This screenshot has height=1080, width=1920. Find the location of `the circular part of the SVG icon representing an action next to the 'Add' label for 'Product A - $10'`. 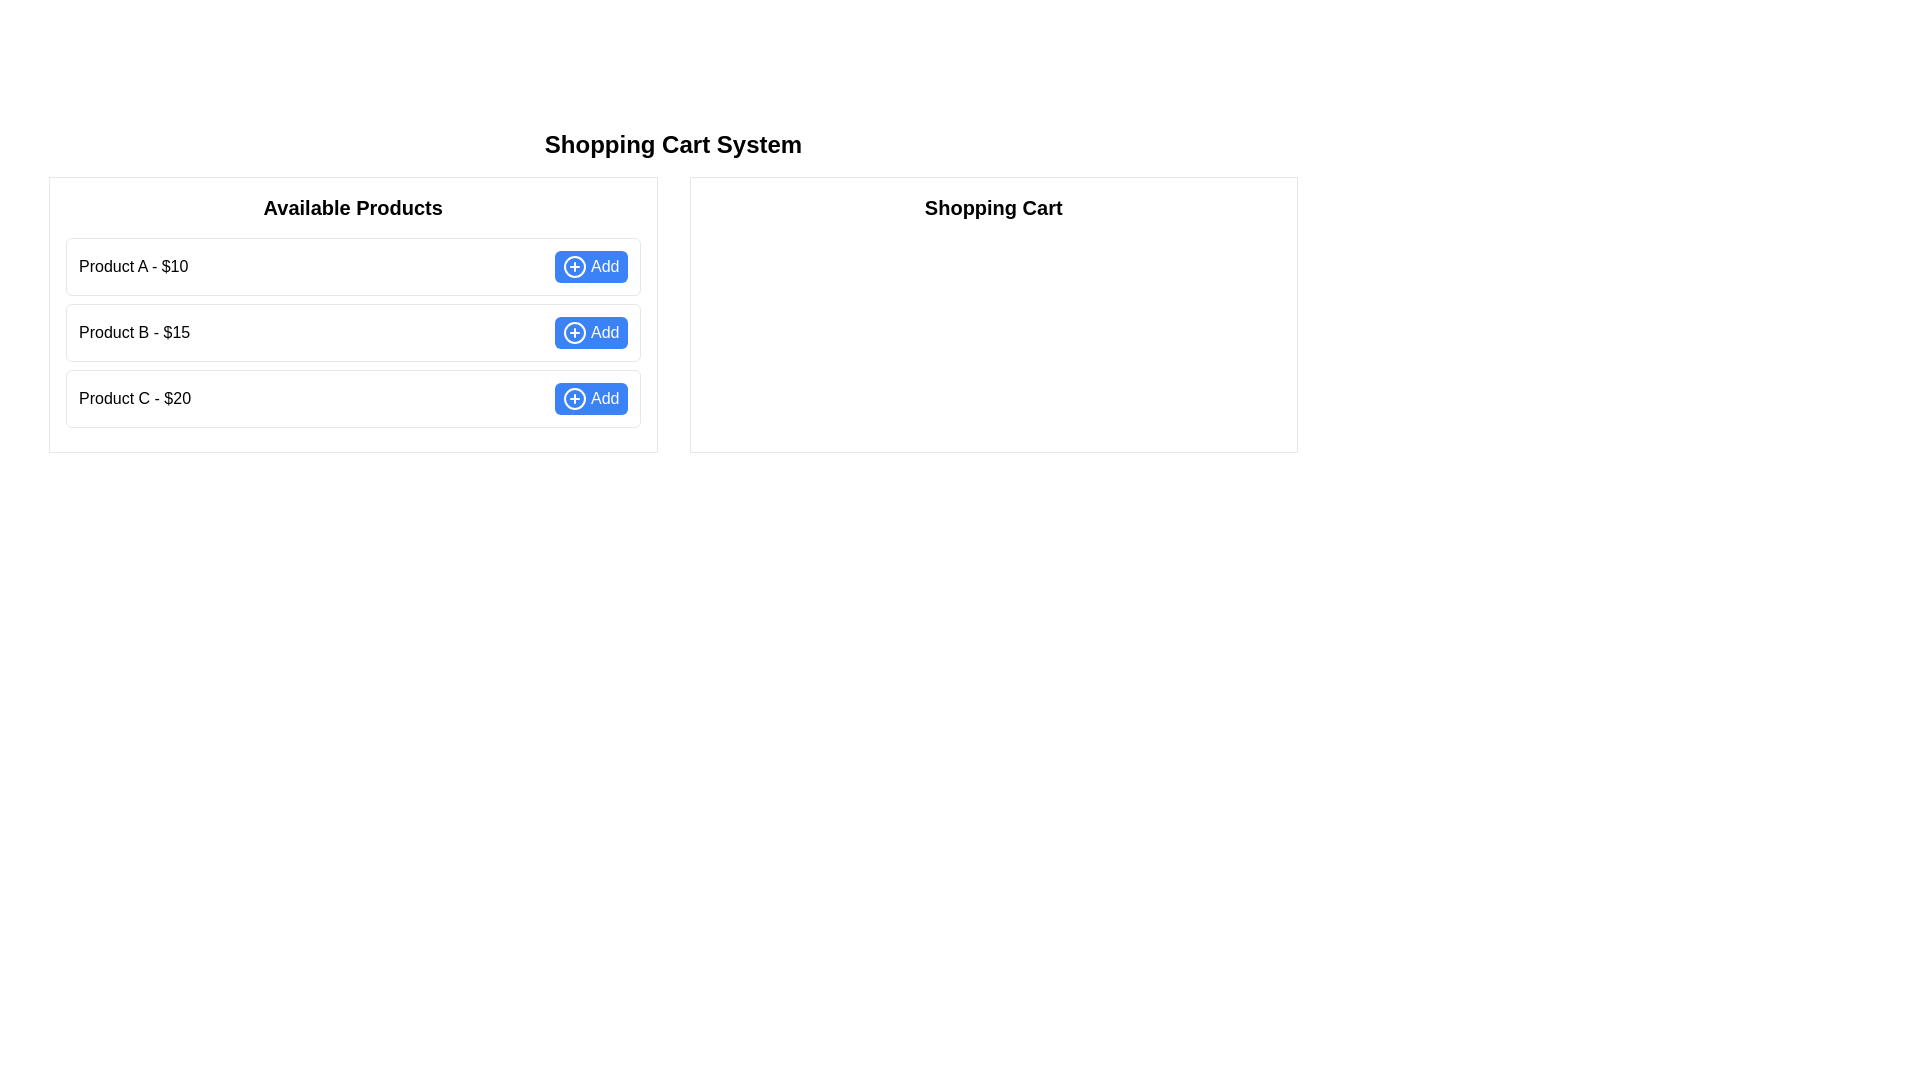

the circular part of the SVG icon representing an action next to the 'Add' label for 'Product A - $10' is located at coordinates (574, 265).